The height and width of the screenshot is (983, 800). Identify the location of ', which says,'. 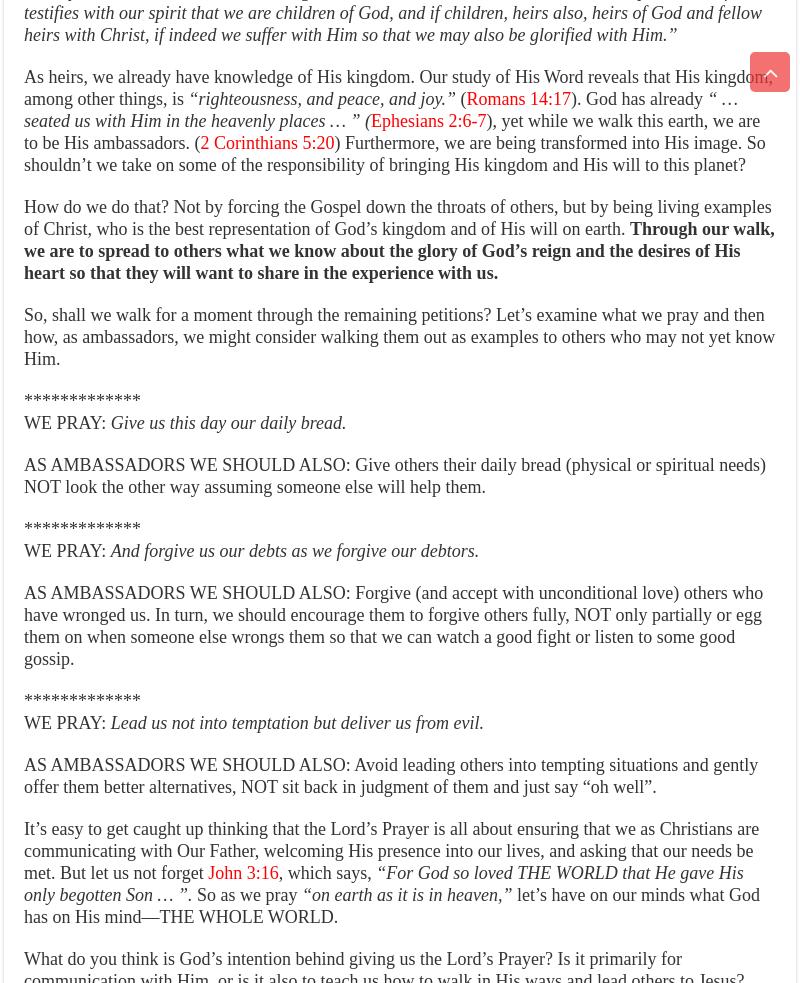
(323, 873).